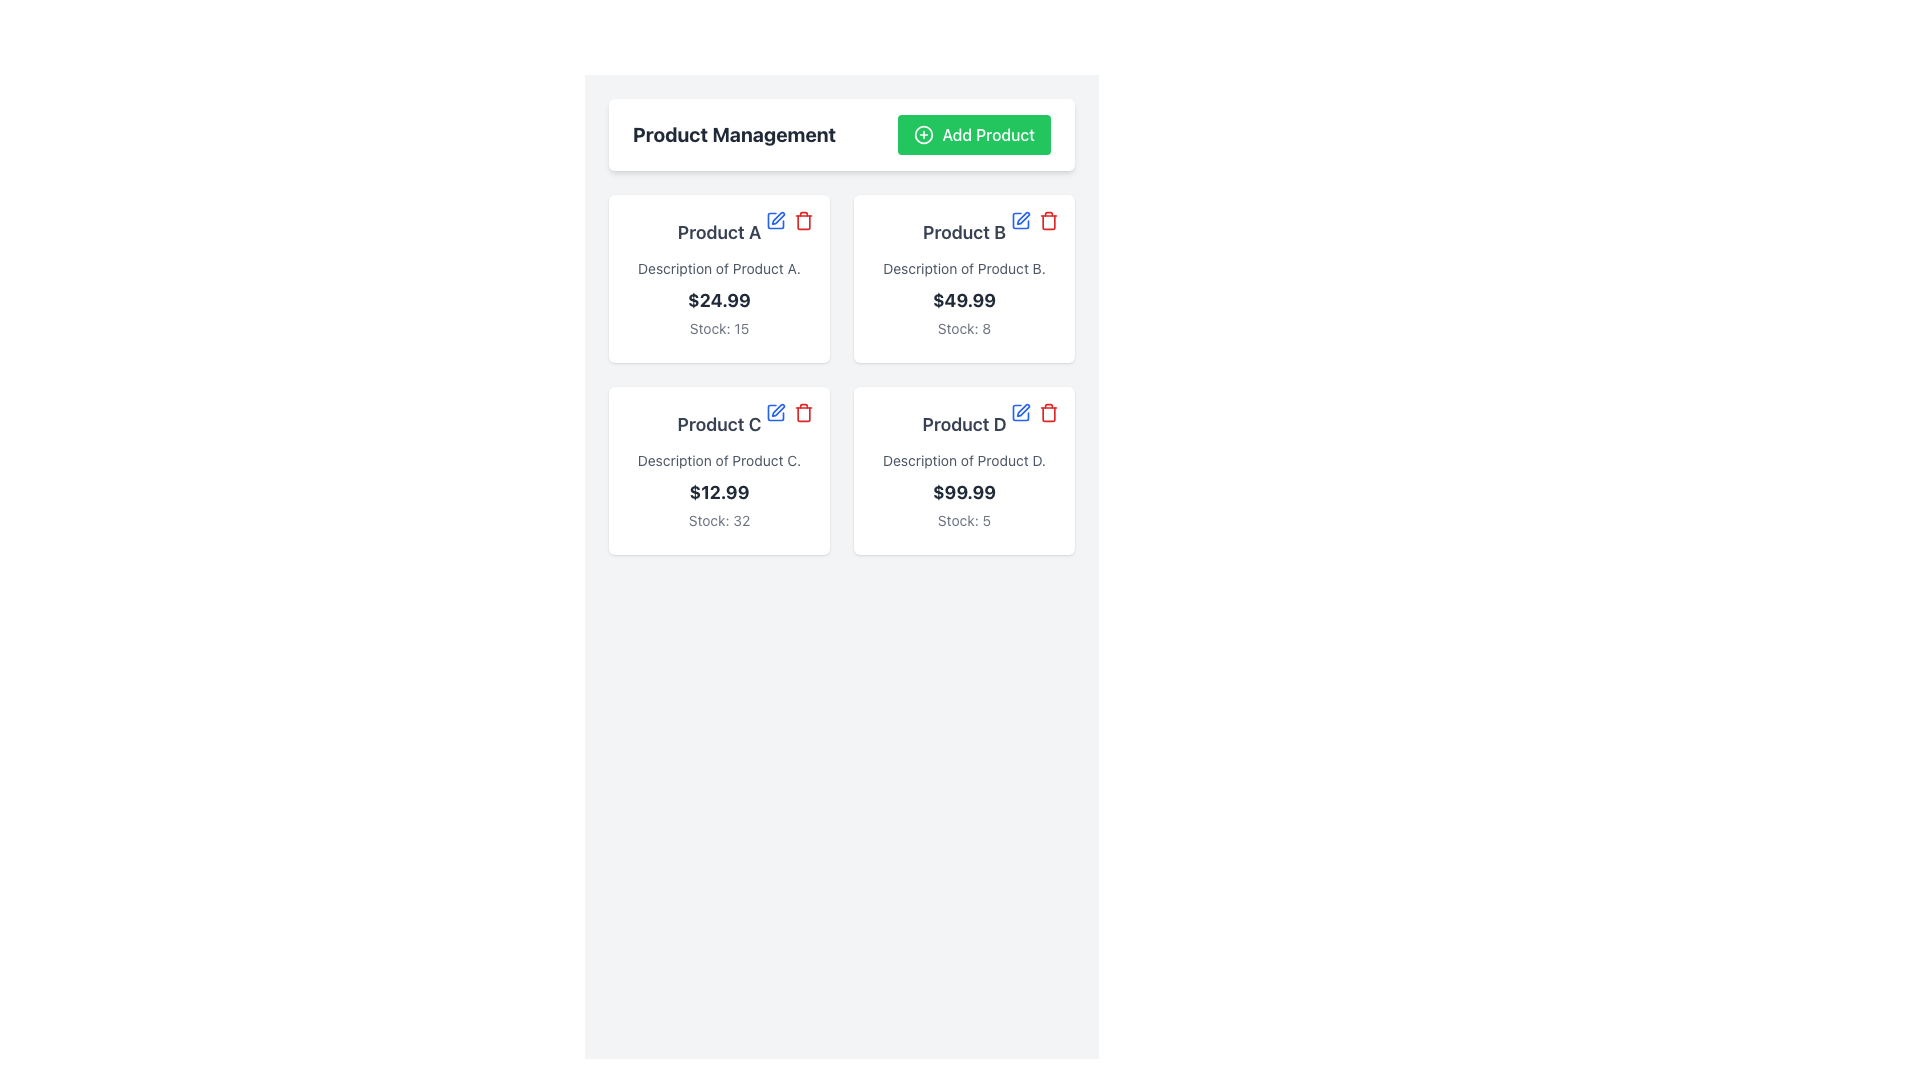 The height and width of the screenshot is (1080, 1920). Describe the element at coordinates (1048, 411) in the screenshot. I see `the trash icon button located in the top-right corner of the 'Product D' card` at that location.